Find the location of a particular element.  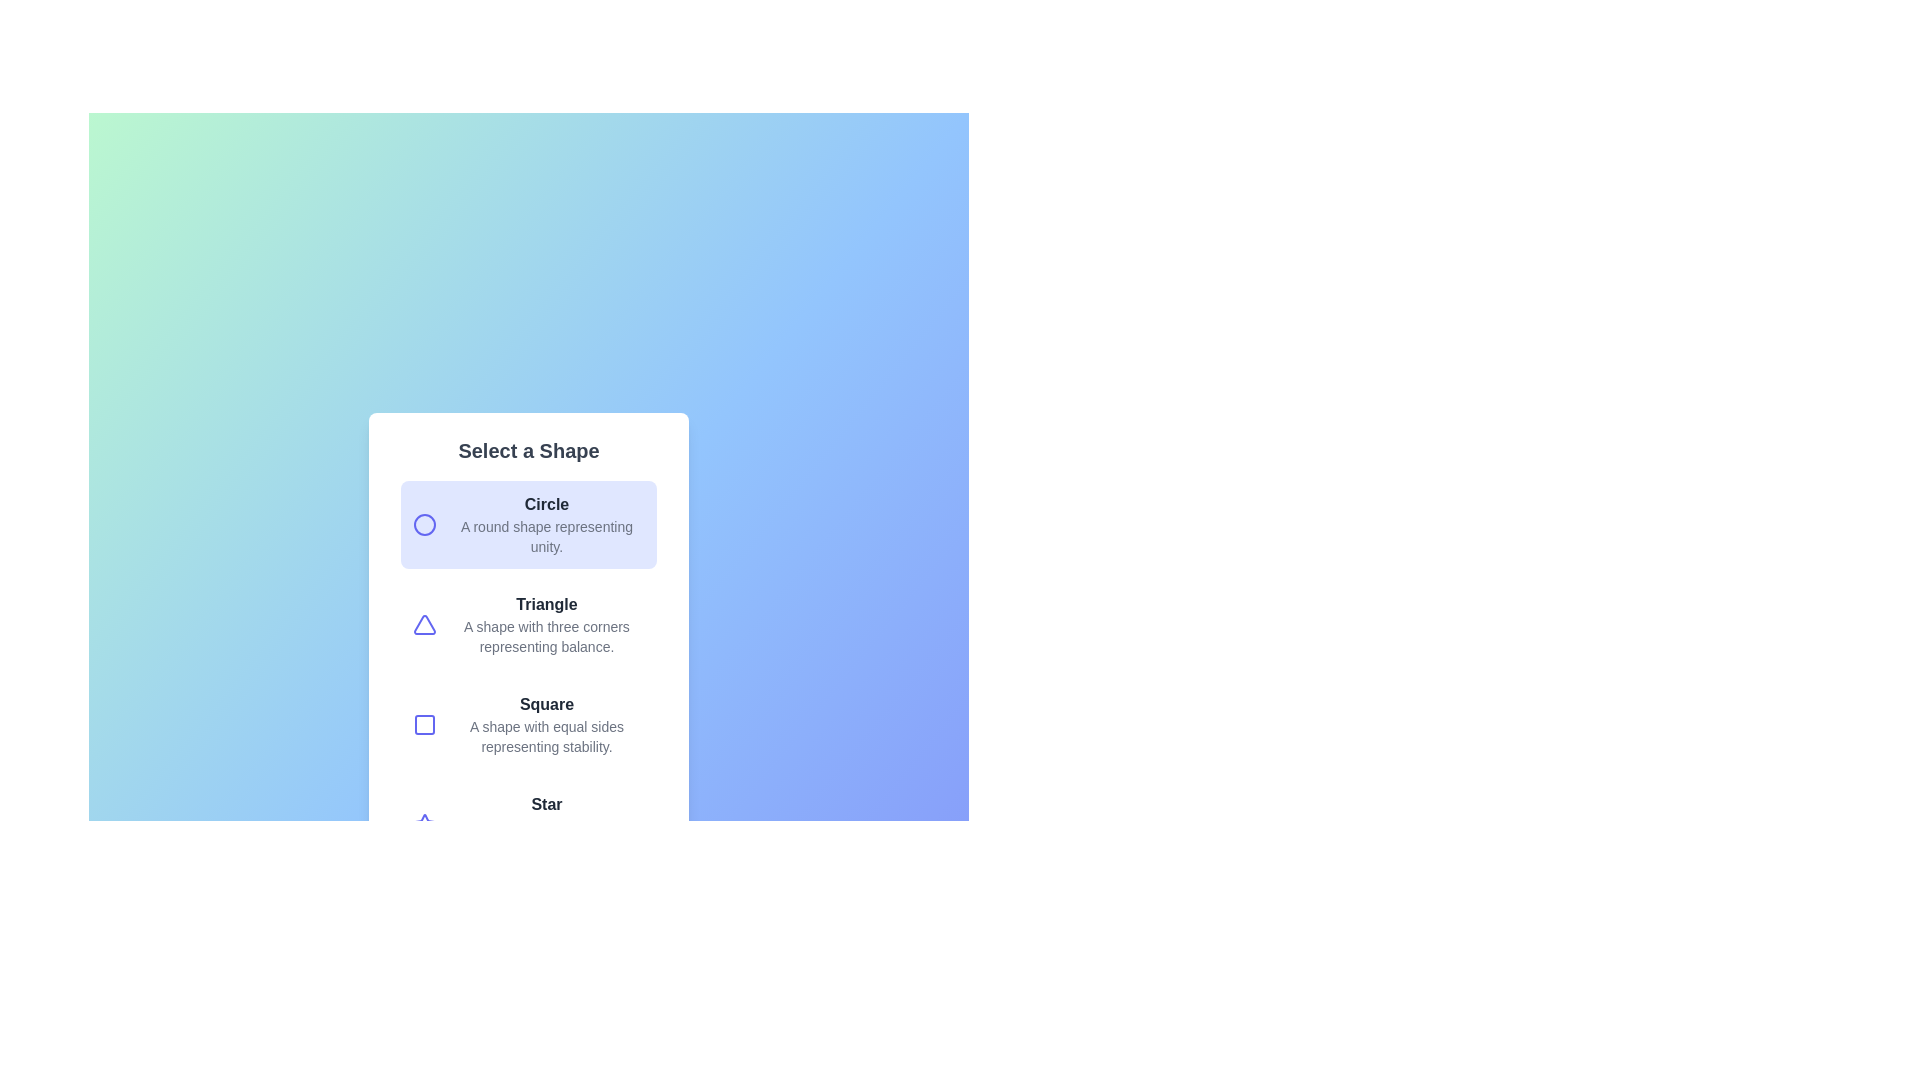

the shape Star from the menu is located at coordinates (528, 825).